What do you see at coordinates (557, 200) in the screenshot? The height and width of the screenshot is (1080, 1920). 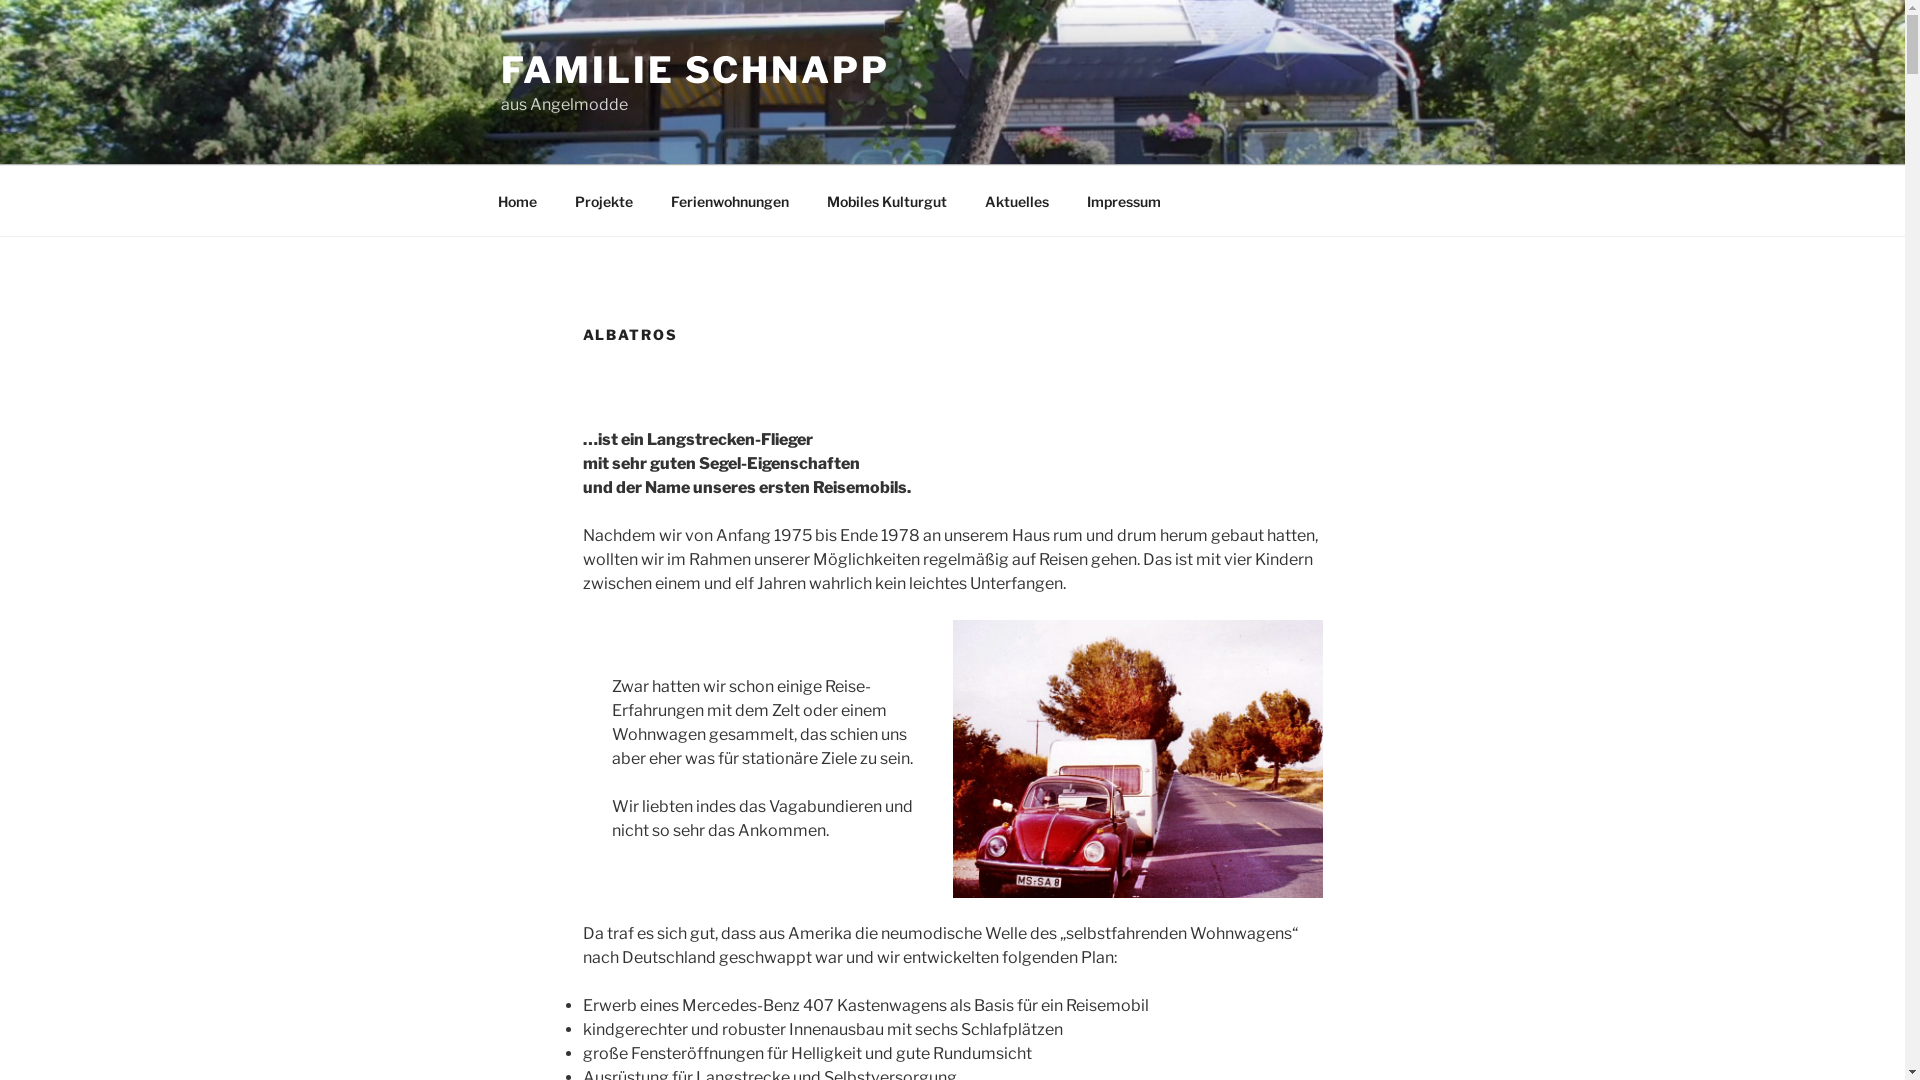 I see `'Projekte'` at bounding box center [557, 200].